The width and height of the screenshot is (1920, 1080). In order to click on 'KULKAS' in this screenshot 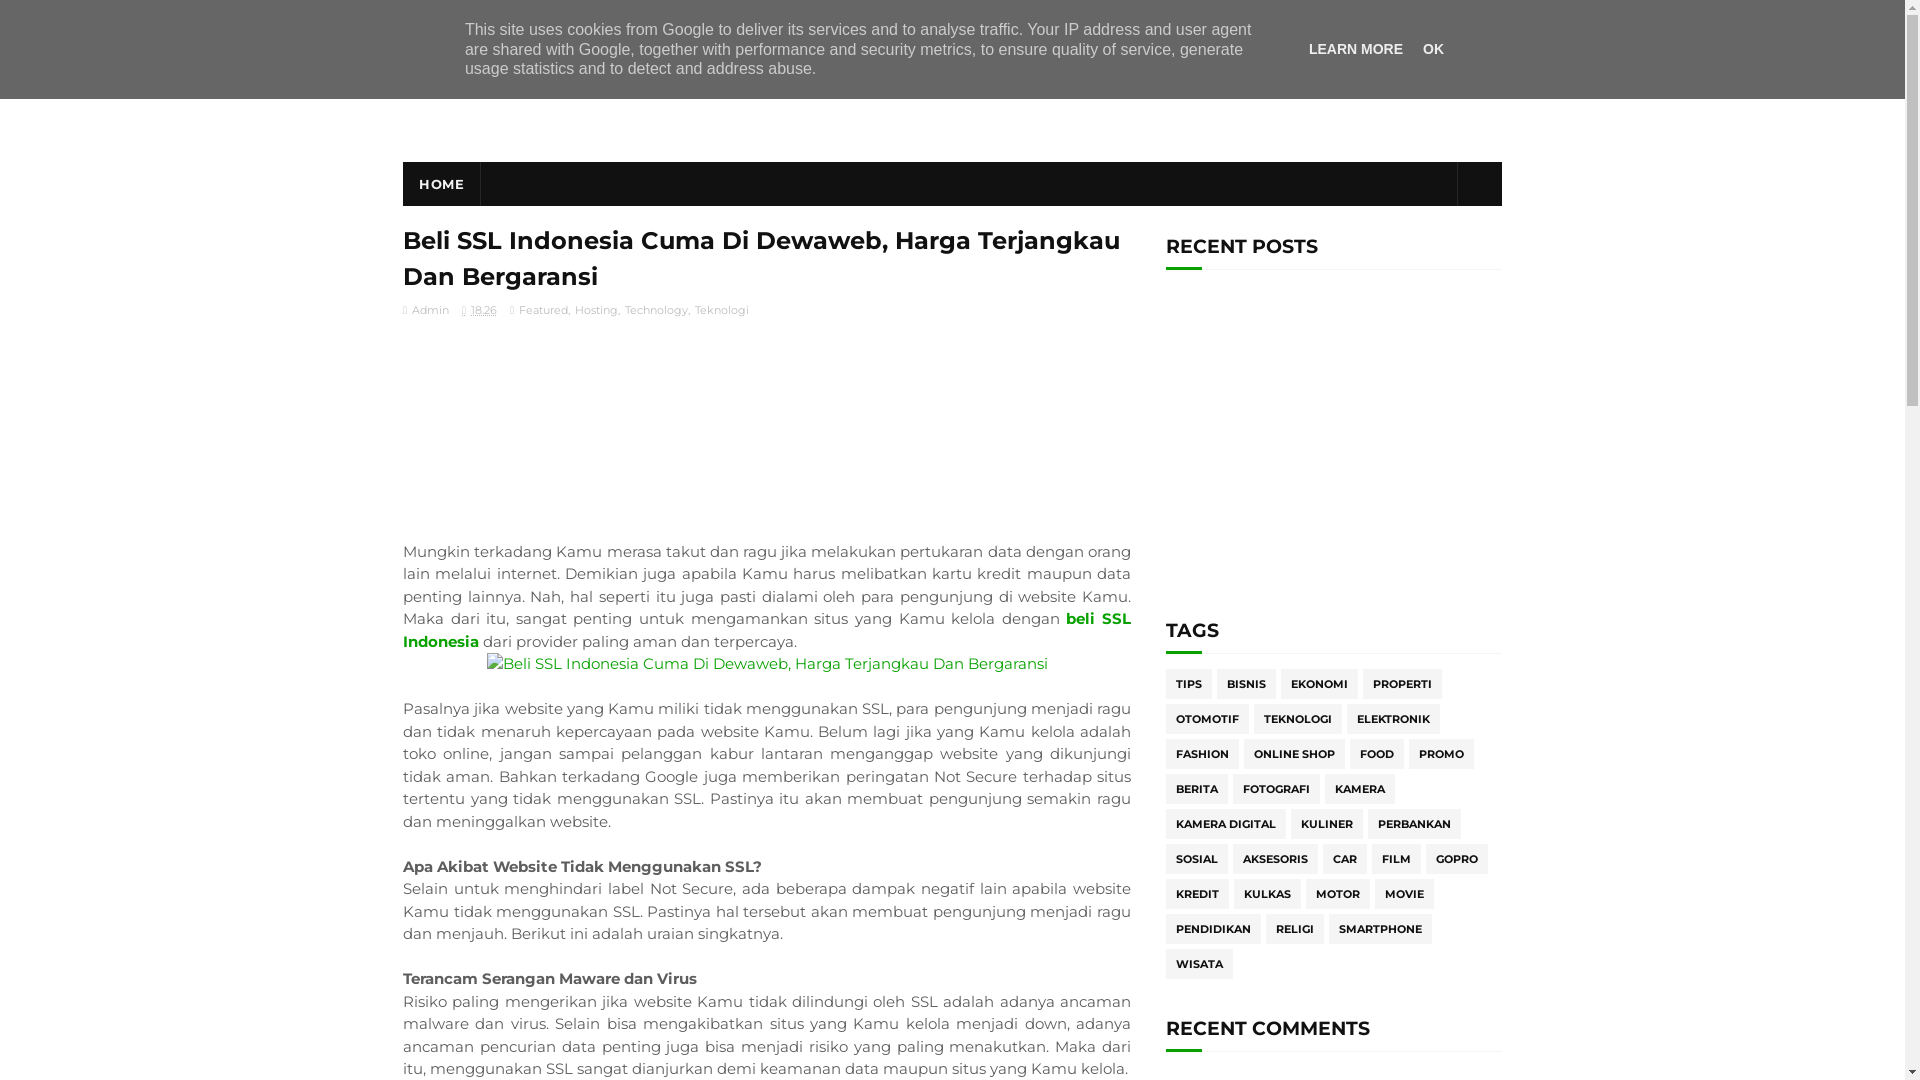, I will do `click(1266, 893)`.